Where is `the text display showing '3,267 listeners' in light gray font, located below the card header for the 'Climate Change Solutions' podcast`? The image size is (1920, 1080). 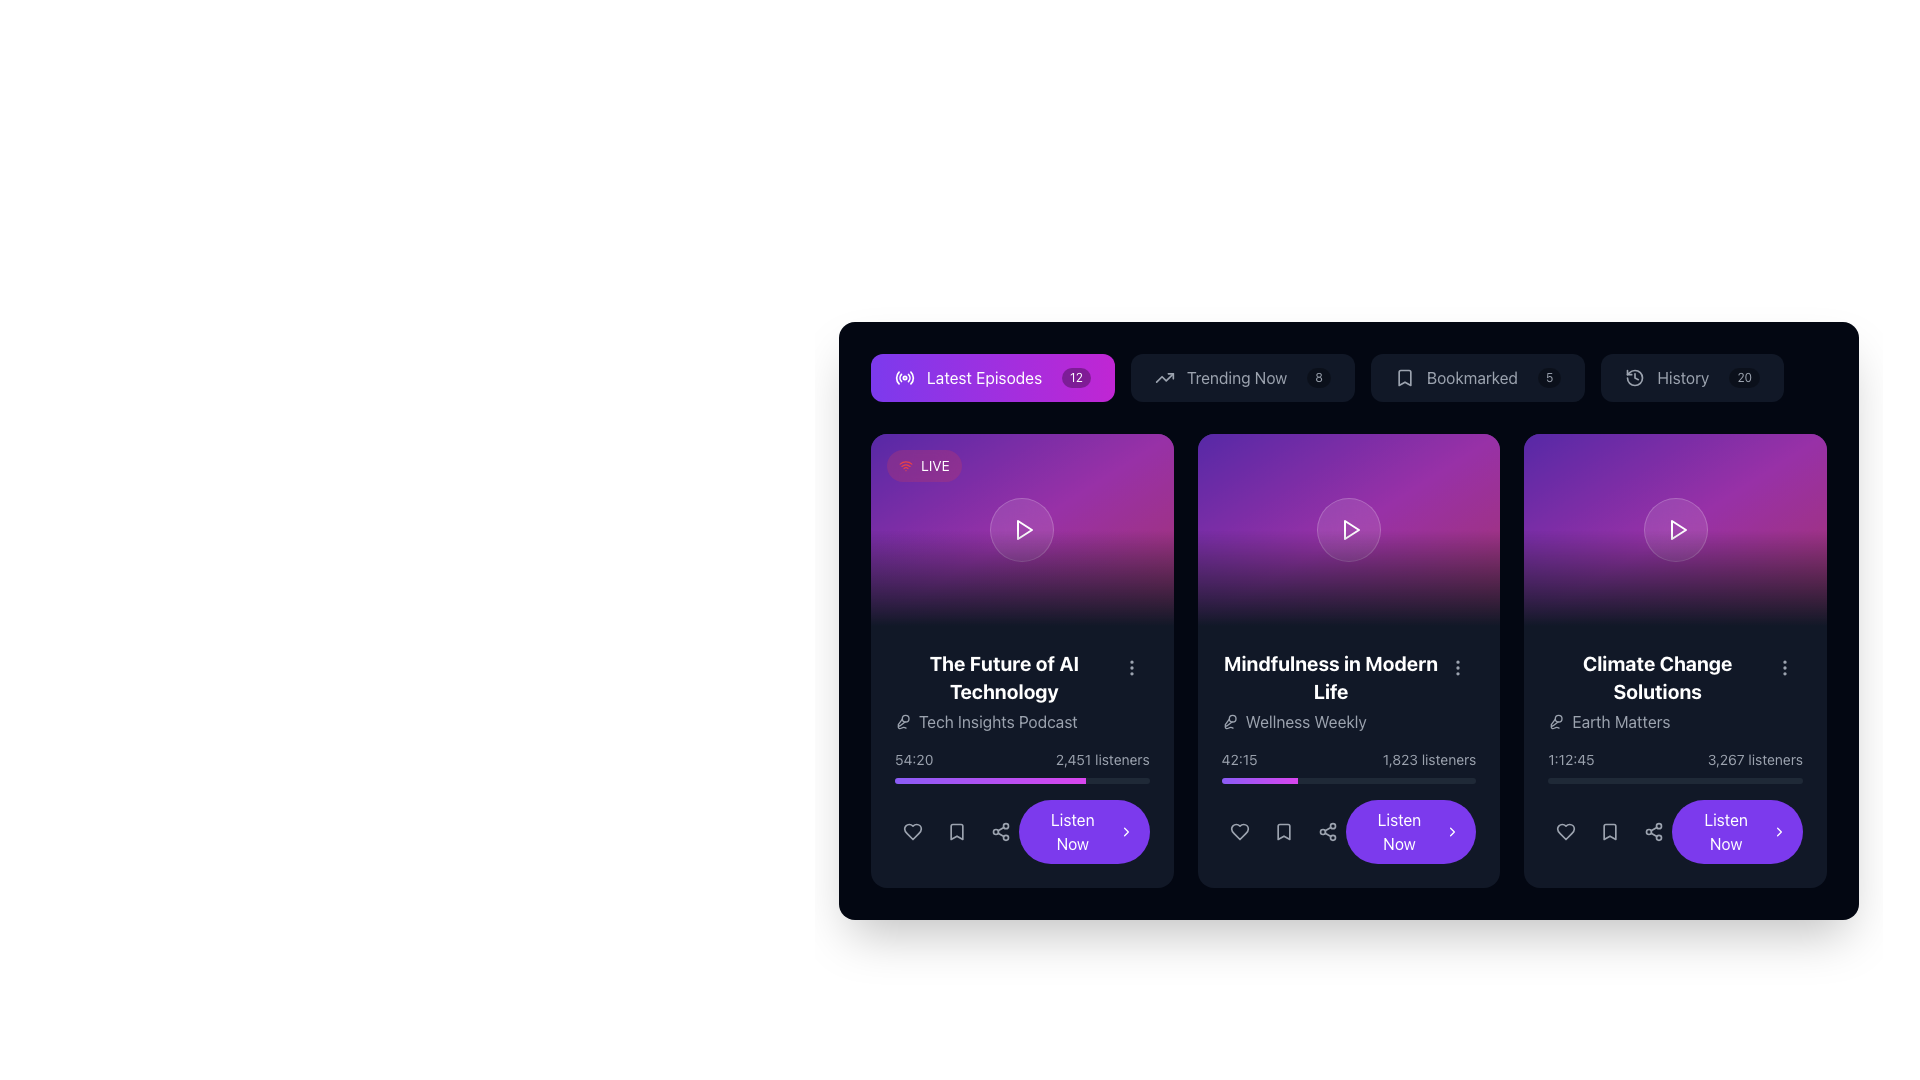
the text display showing '3,267 listeners' in light gray font, located below the card header for the 'Climate Change Solutions' podcast is located at coordinates (1754, 759).